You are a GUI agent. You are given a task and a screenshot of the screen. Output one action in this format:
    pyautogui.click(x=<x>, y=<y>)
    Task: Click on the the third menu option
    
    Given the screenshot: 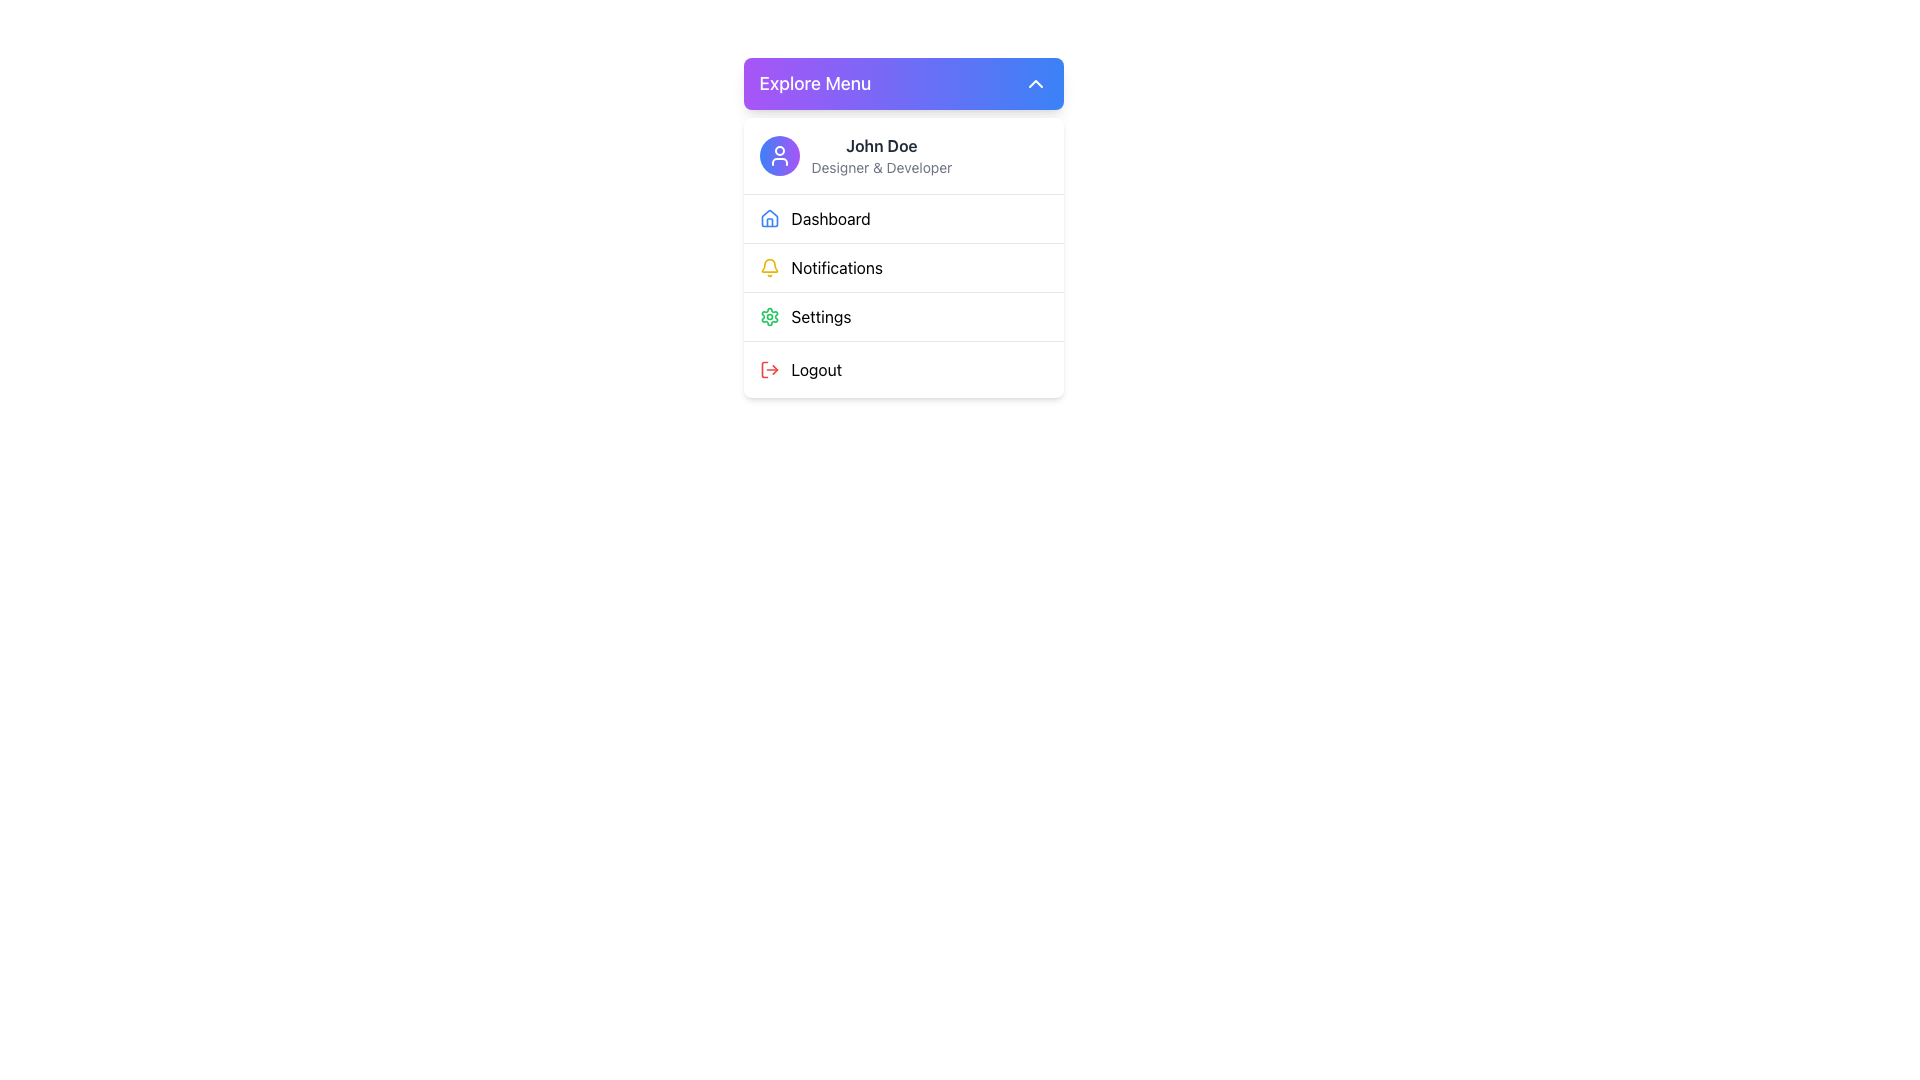 What is the action you would take?
    pyautogui.click(x=902, y=315)
    